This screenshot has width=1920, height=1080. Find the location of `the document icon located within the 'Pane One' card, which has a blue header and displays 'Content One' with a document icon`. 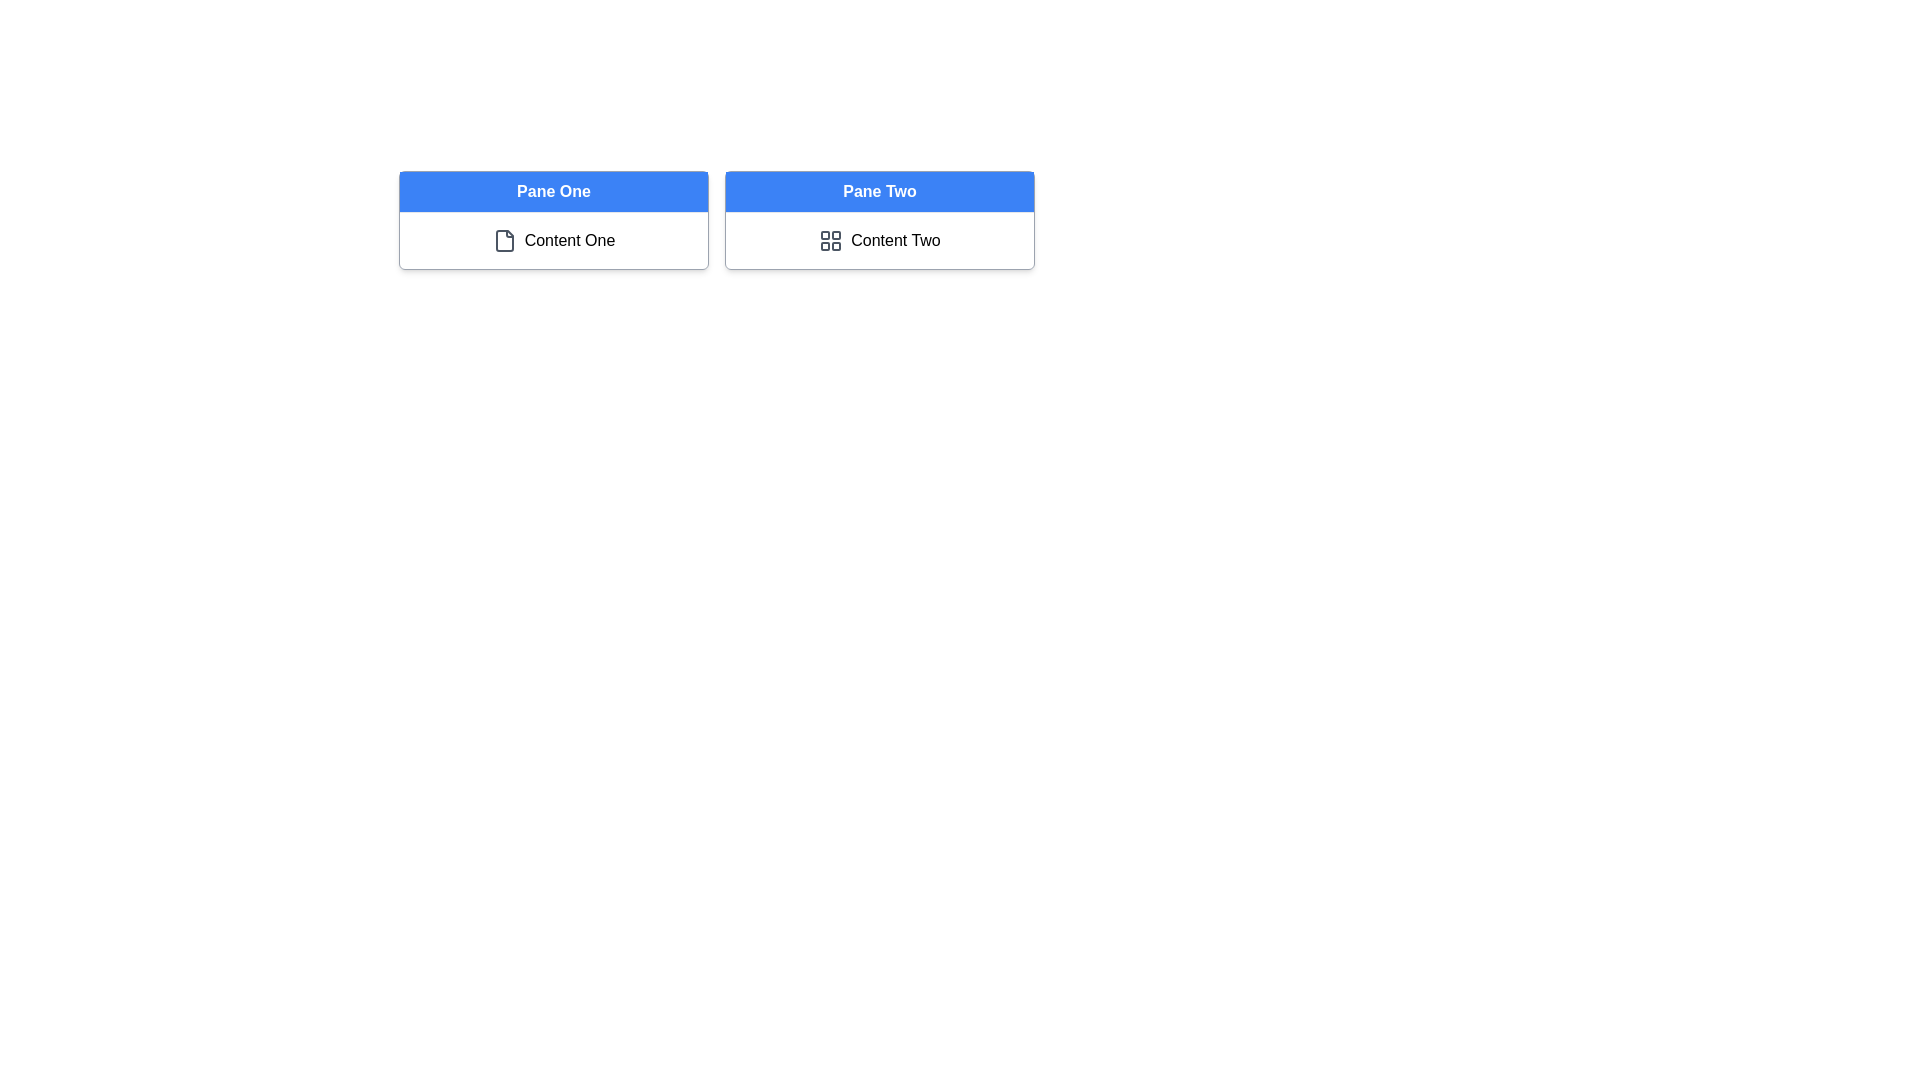

the document icon located within the 'Pane One' card, which has a blue header and displays 'Content One' with a document icon is located at coordinates (553, 220).